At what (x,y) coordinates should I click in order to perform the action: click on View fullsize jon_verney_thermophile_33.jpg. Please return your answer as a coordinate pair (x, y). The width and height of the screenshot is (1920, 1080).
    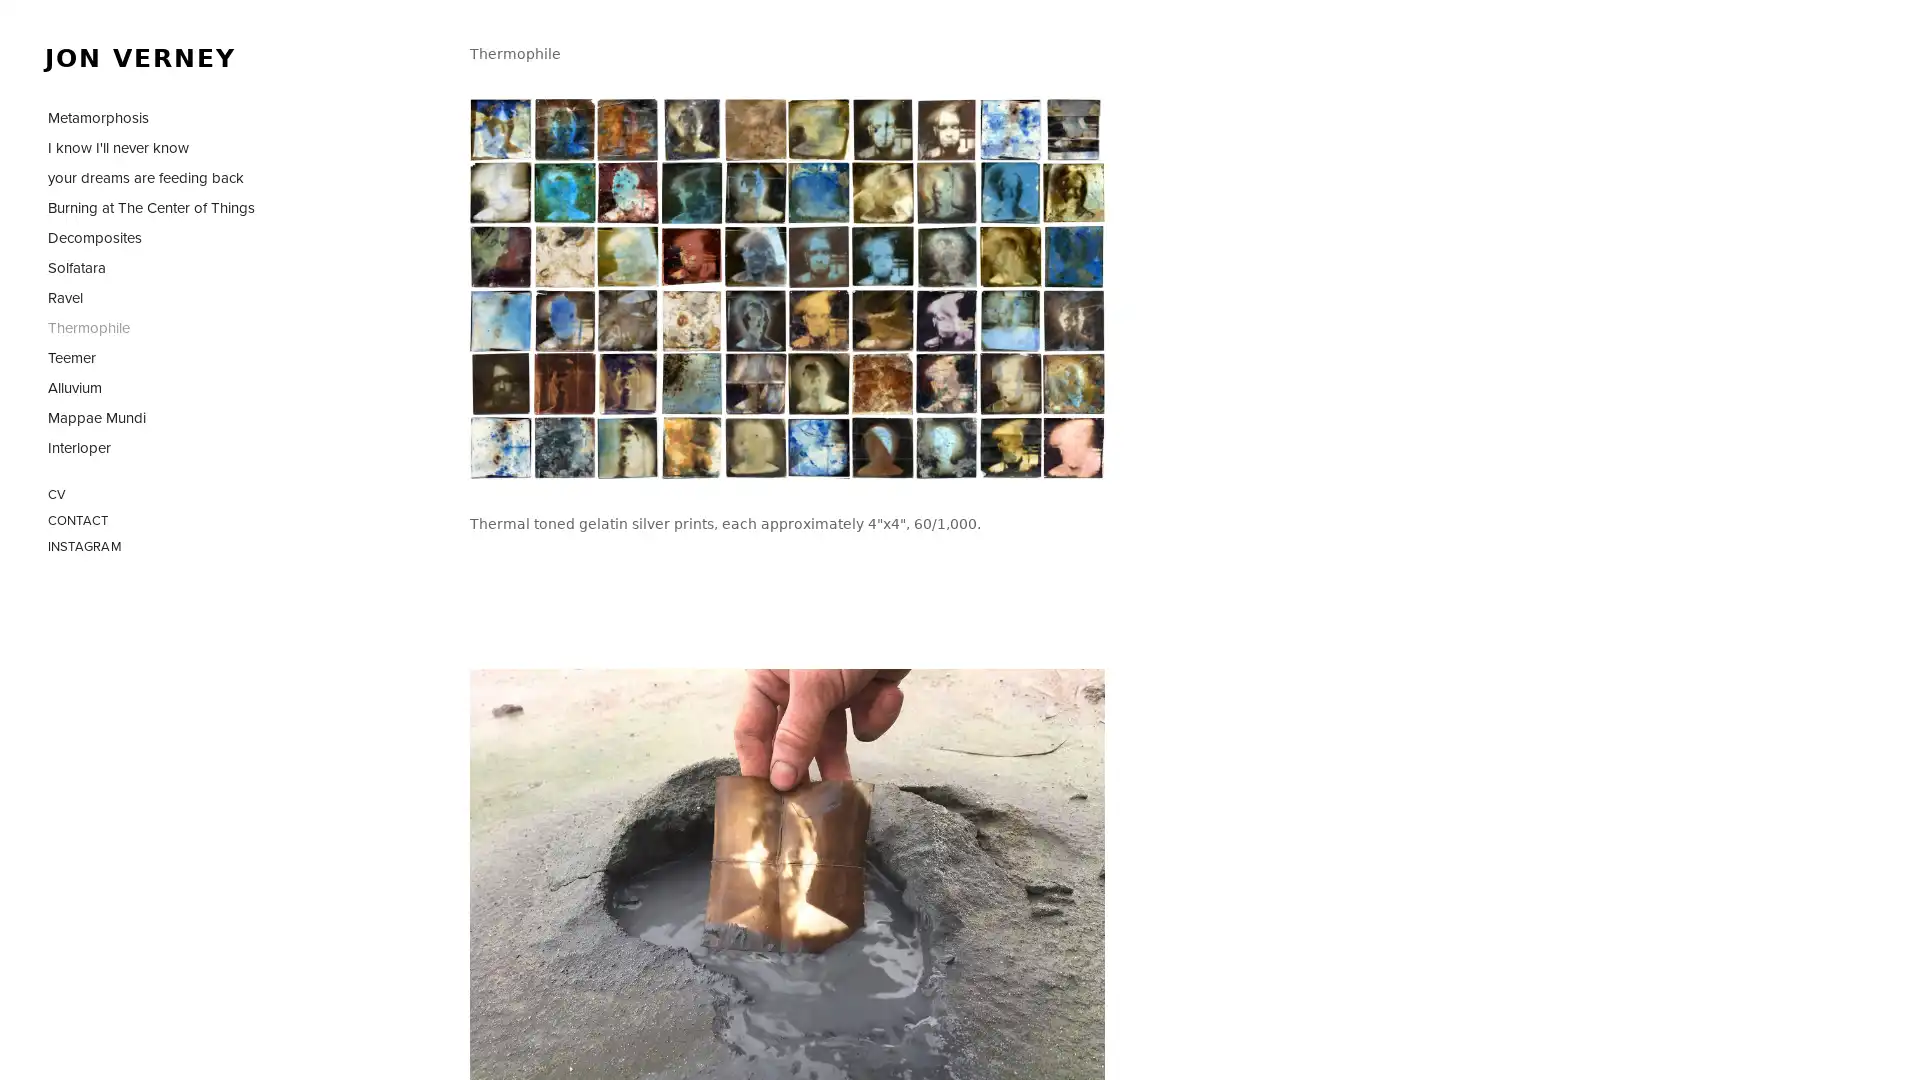
    Looking at the image, I should click on (881, 319).